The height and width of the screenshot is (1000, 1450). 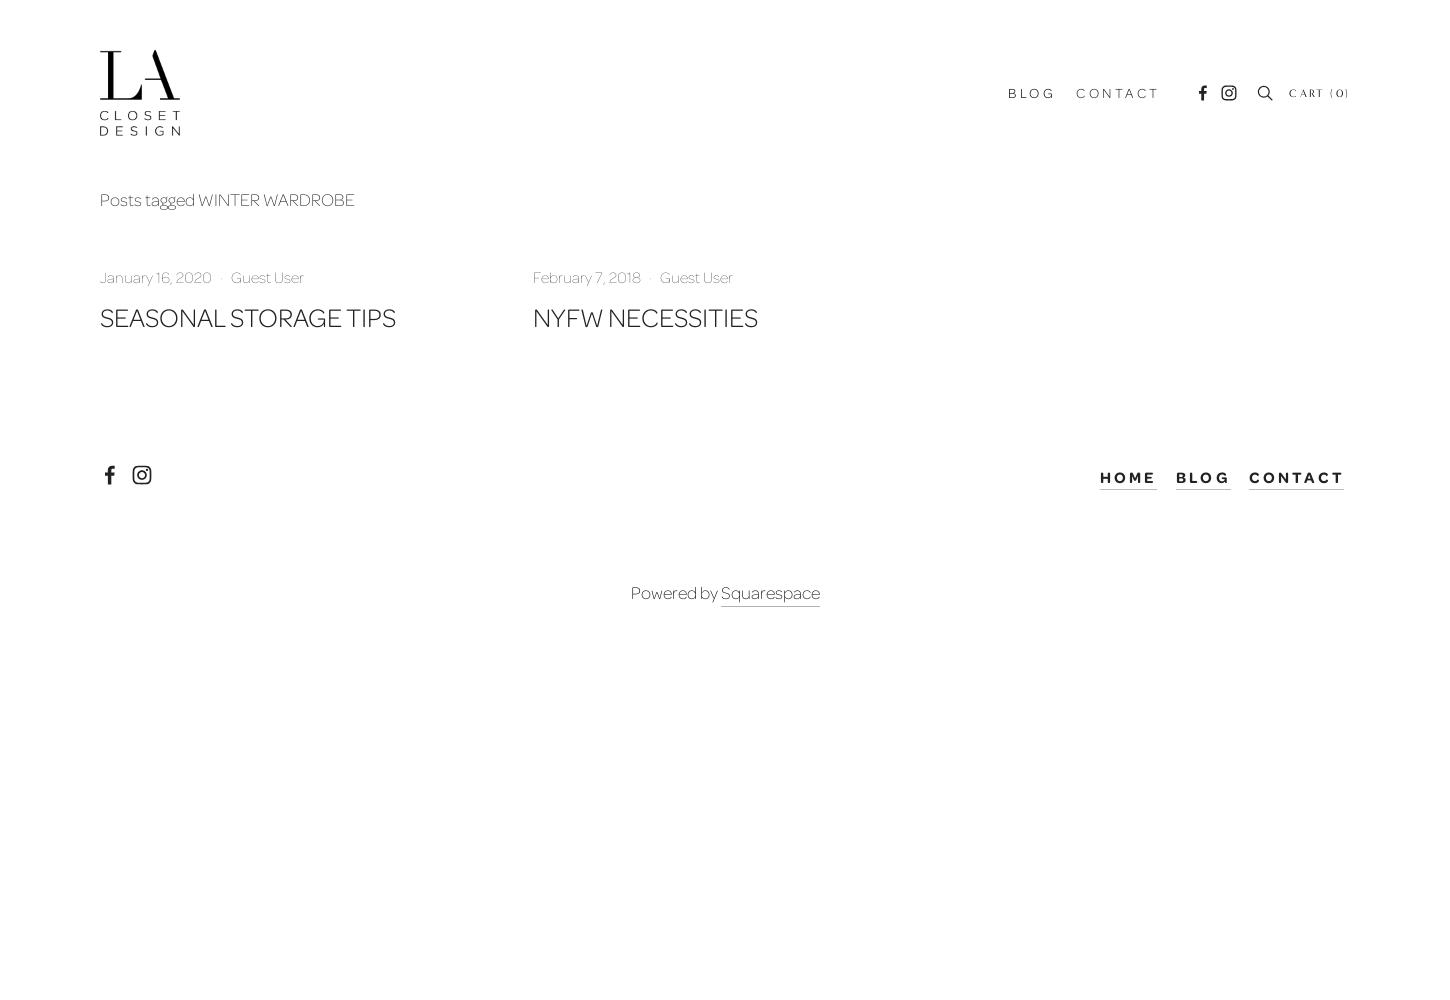 What do you see at coordinates (1338, 91) in the screenshot?
I see `'0'` at bounding box center [1338, 91].